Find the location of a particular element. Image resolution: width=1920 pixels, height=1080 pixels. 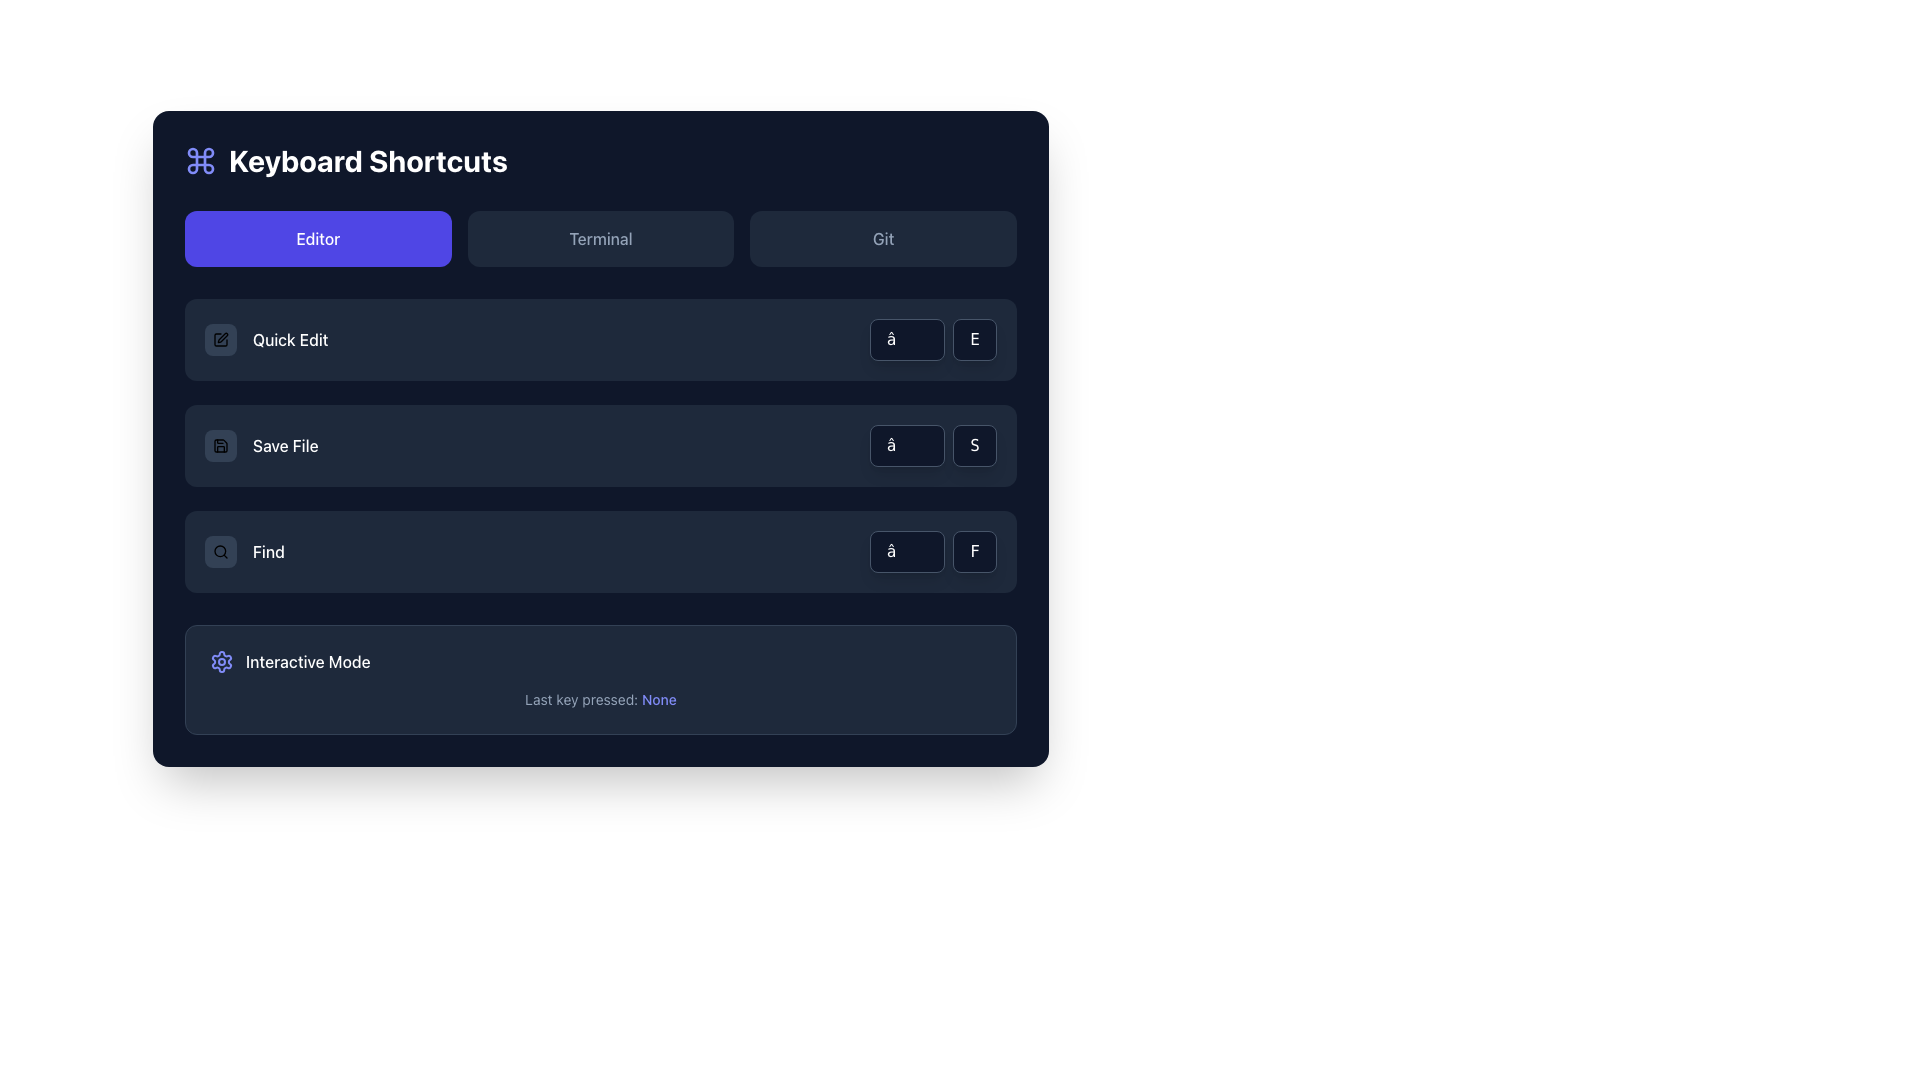

the second button in the 'Keyboard Shortcuts' section, which triggers the 'Save File' action is located at coordinates (599, 445).